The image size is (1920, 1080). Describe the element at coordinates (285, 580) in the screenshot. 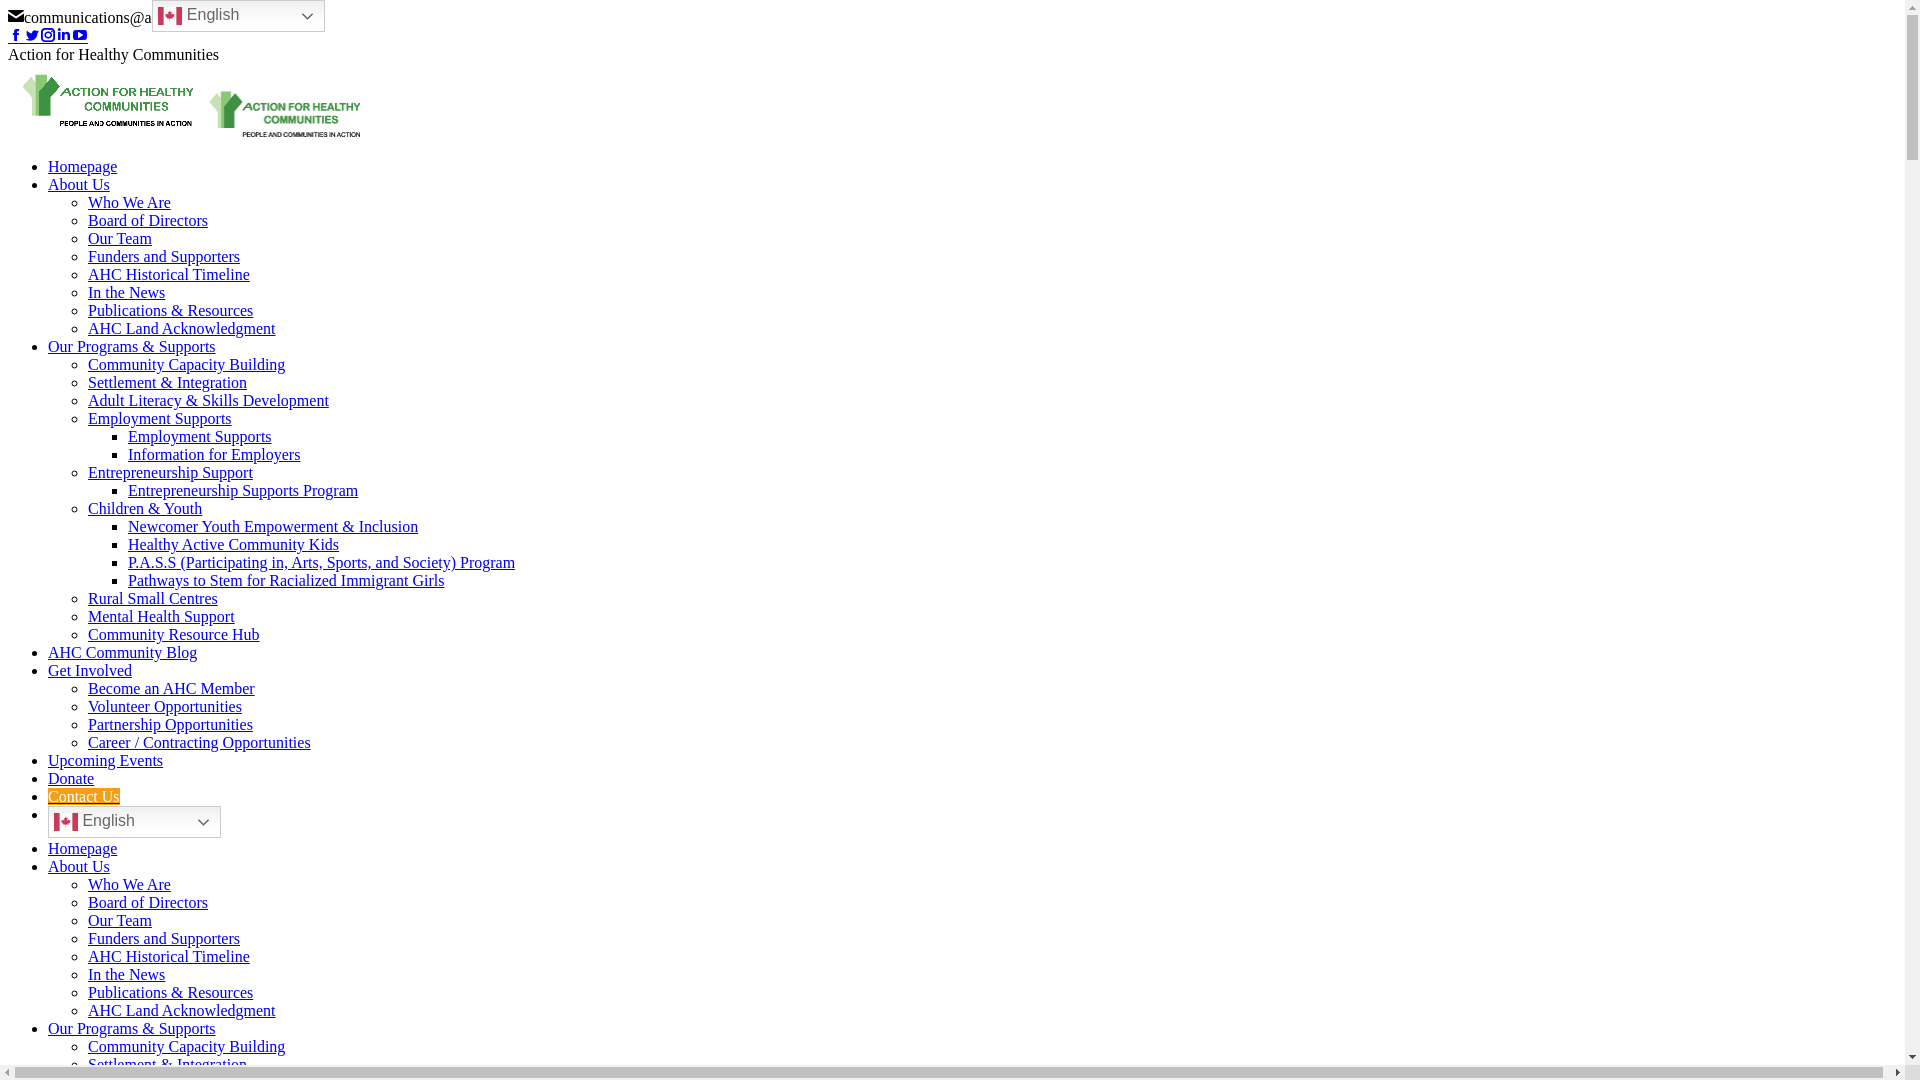

I see `'Pathways to Stem for Racialized Immigrant Girls'` at that location.